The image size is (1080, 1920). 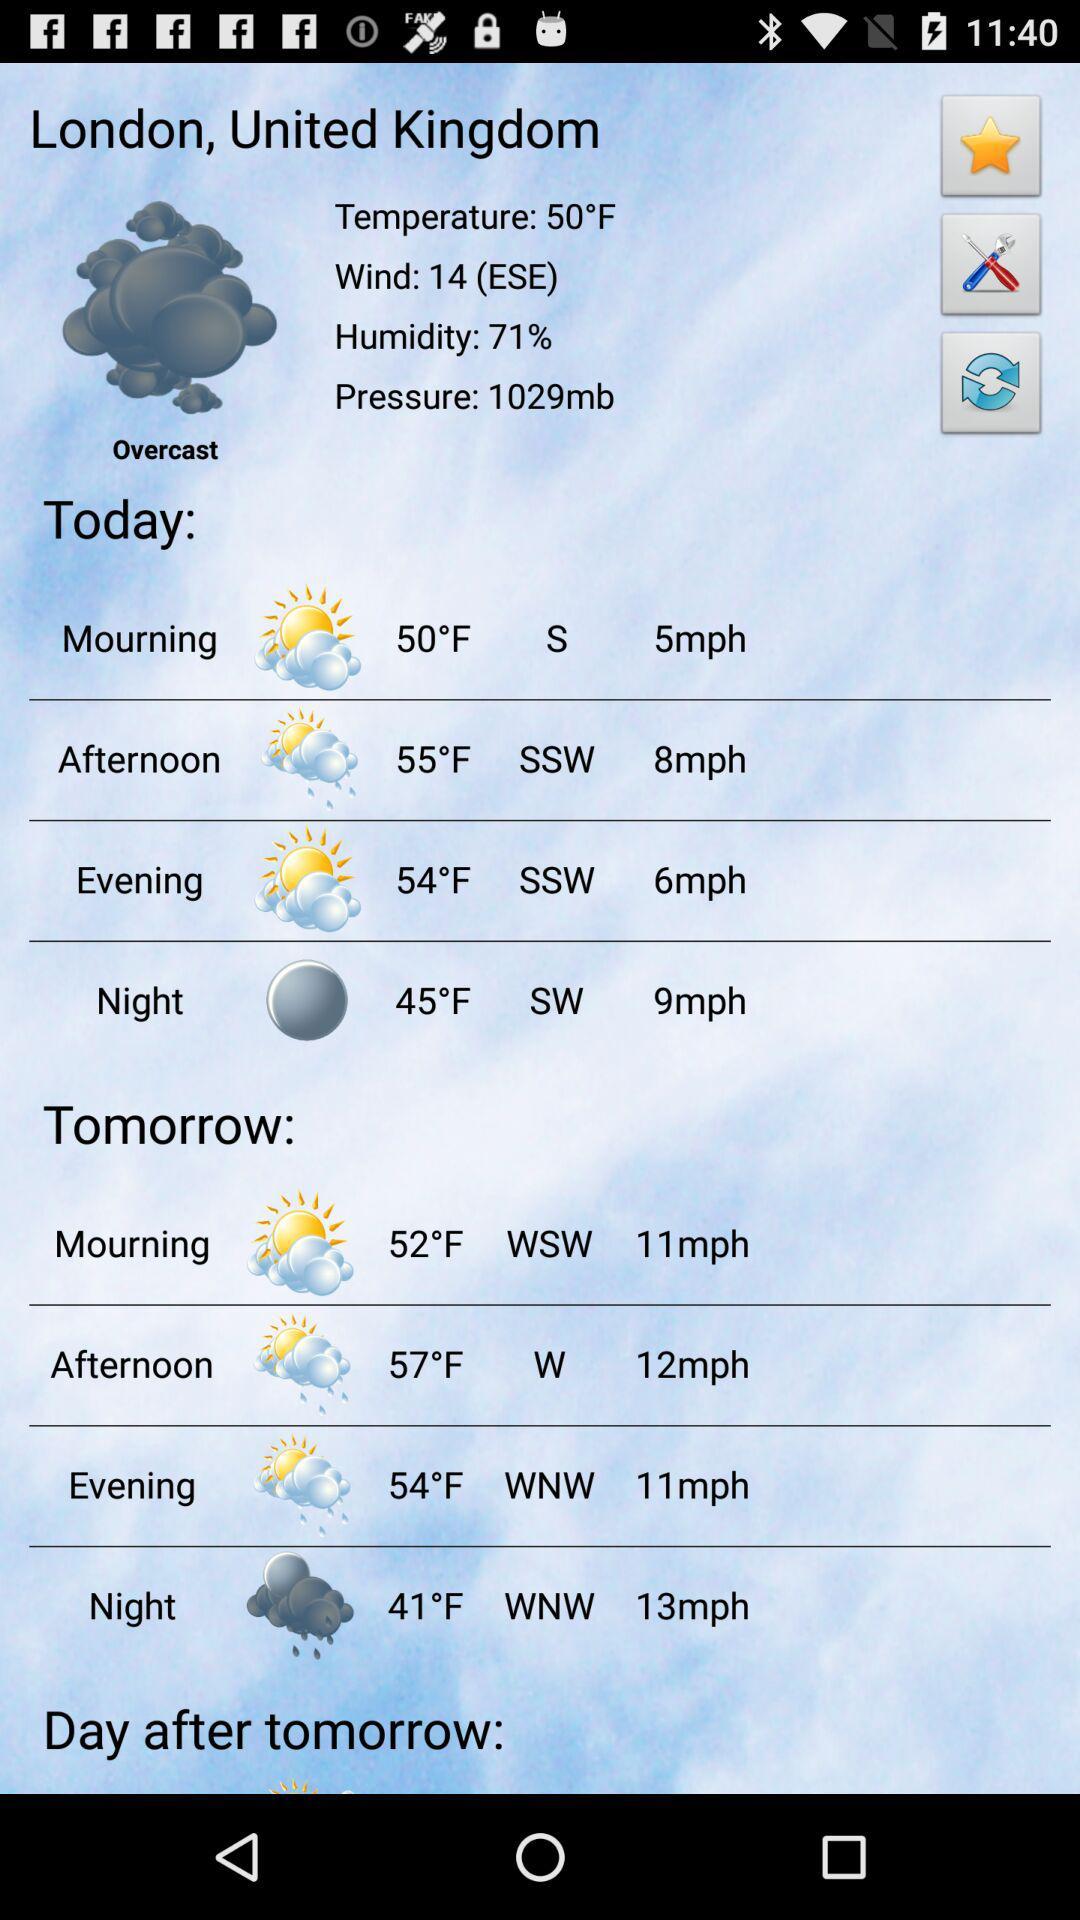 What do you see at coordinates (556, 636) in the screenshot?
I see `app to the left of the 5mph app` at bounding box center [556, 636].